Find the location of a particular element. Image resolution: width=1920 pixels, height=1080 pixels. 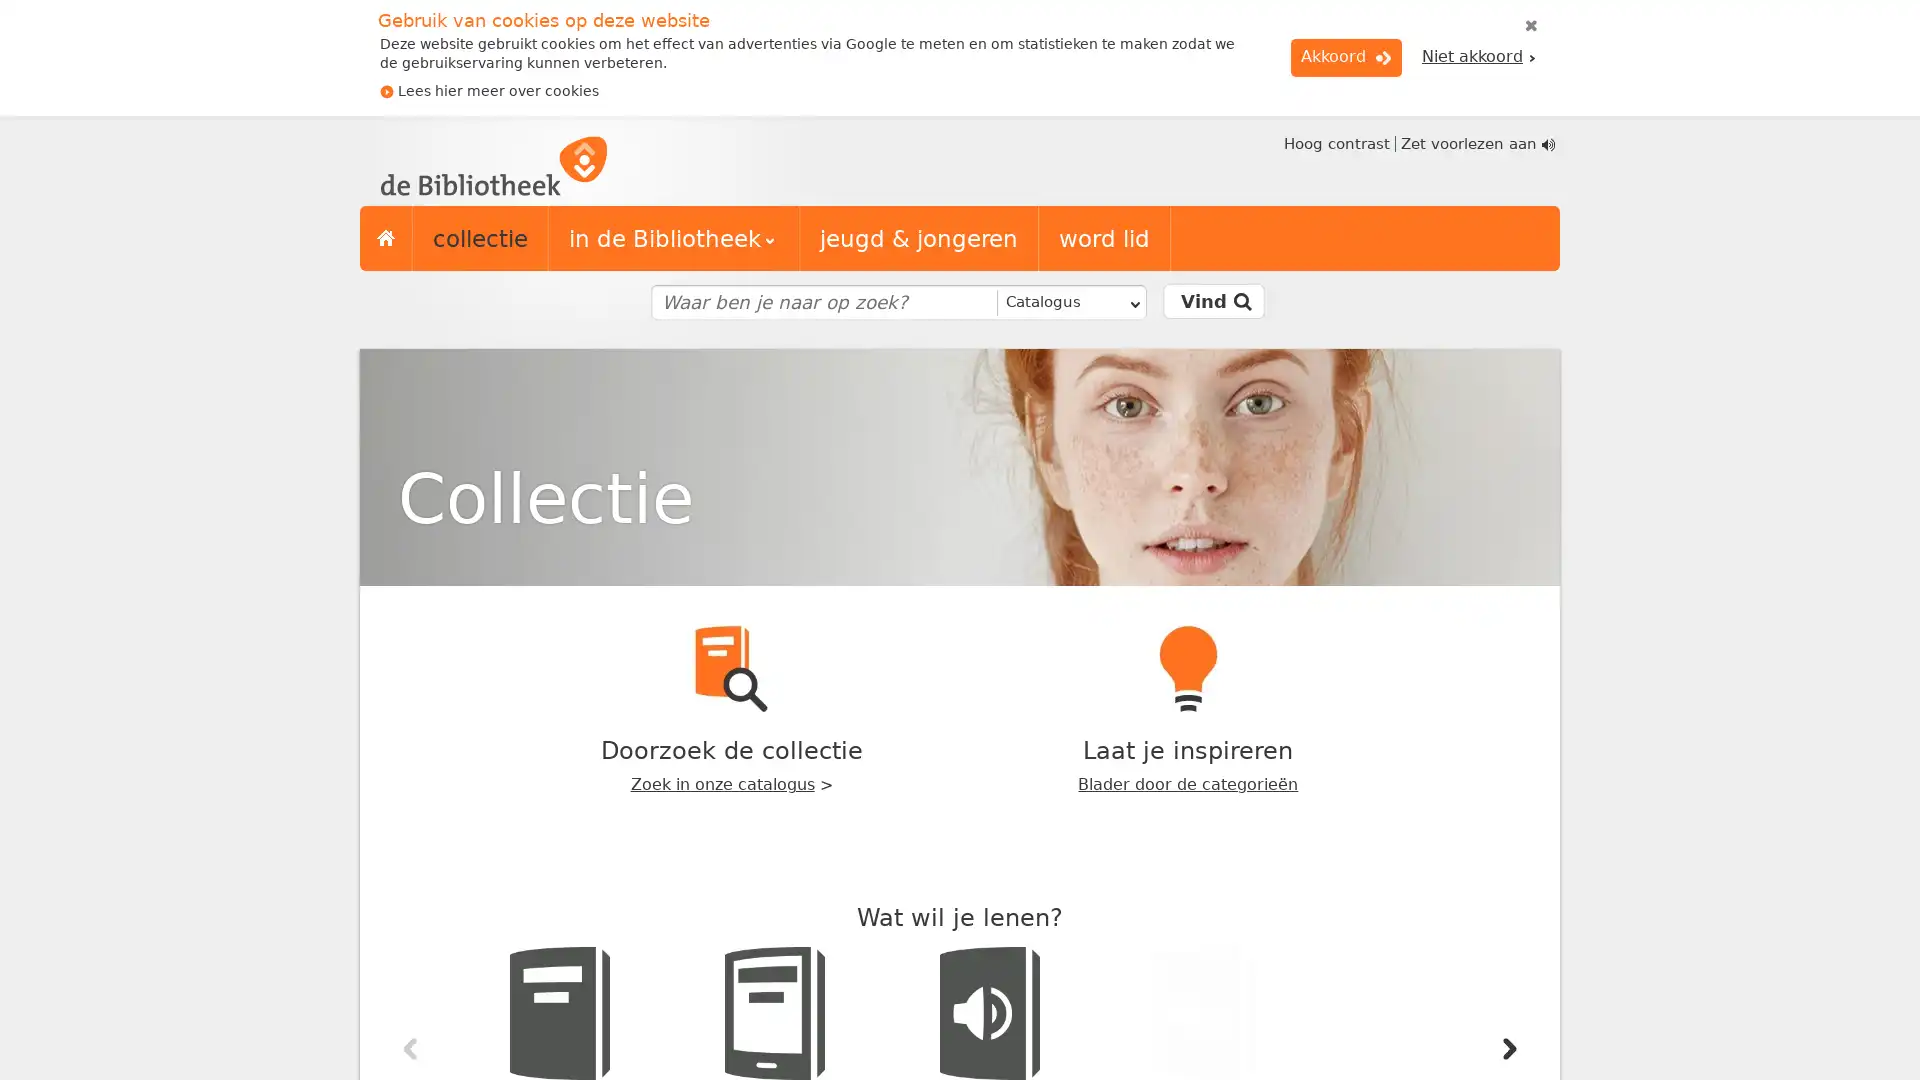

Hoog contrast is located at coordinates (1334, 142).